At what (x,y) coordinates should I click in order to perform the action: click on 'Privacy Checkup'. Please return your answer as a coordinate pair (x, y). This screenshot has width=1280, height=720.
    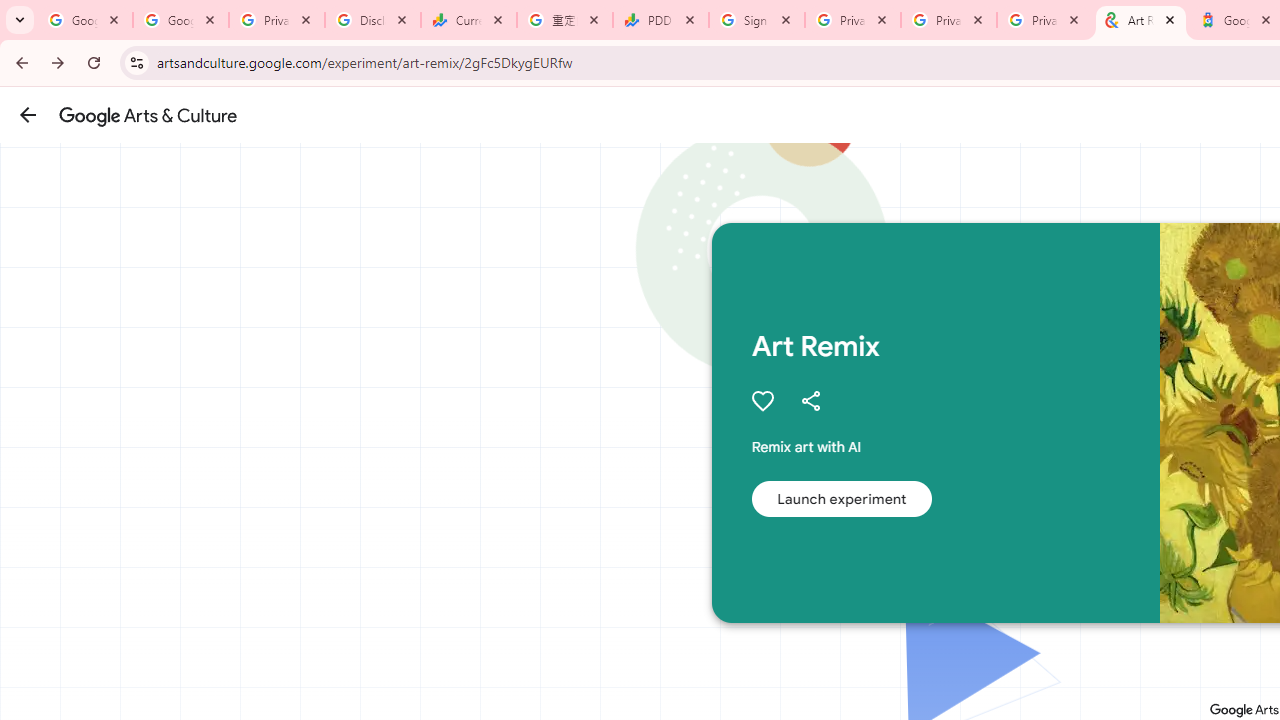
    Looking at the image, I should click on (948, 20).